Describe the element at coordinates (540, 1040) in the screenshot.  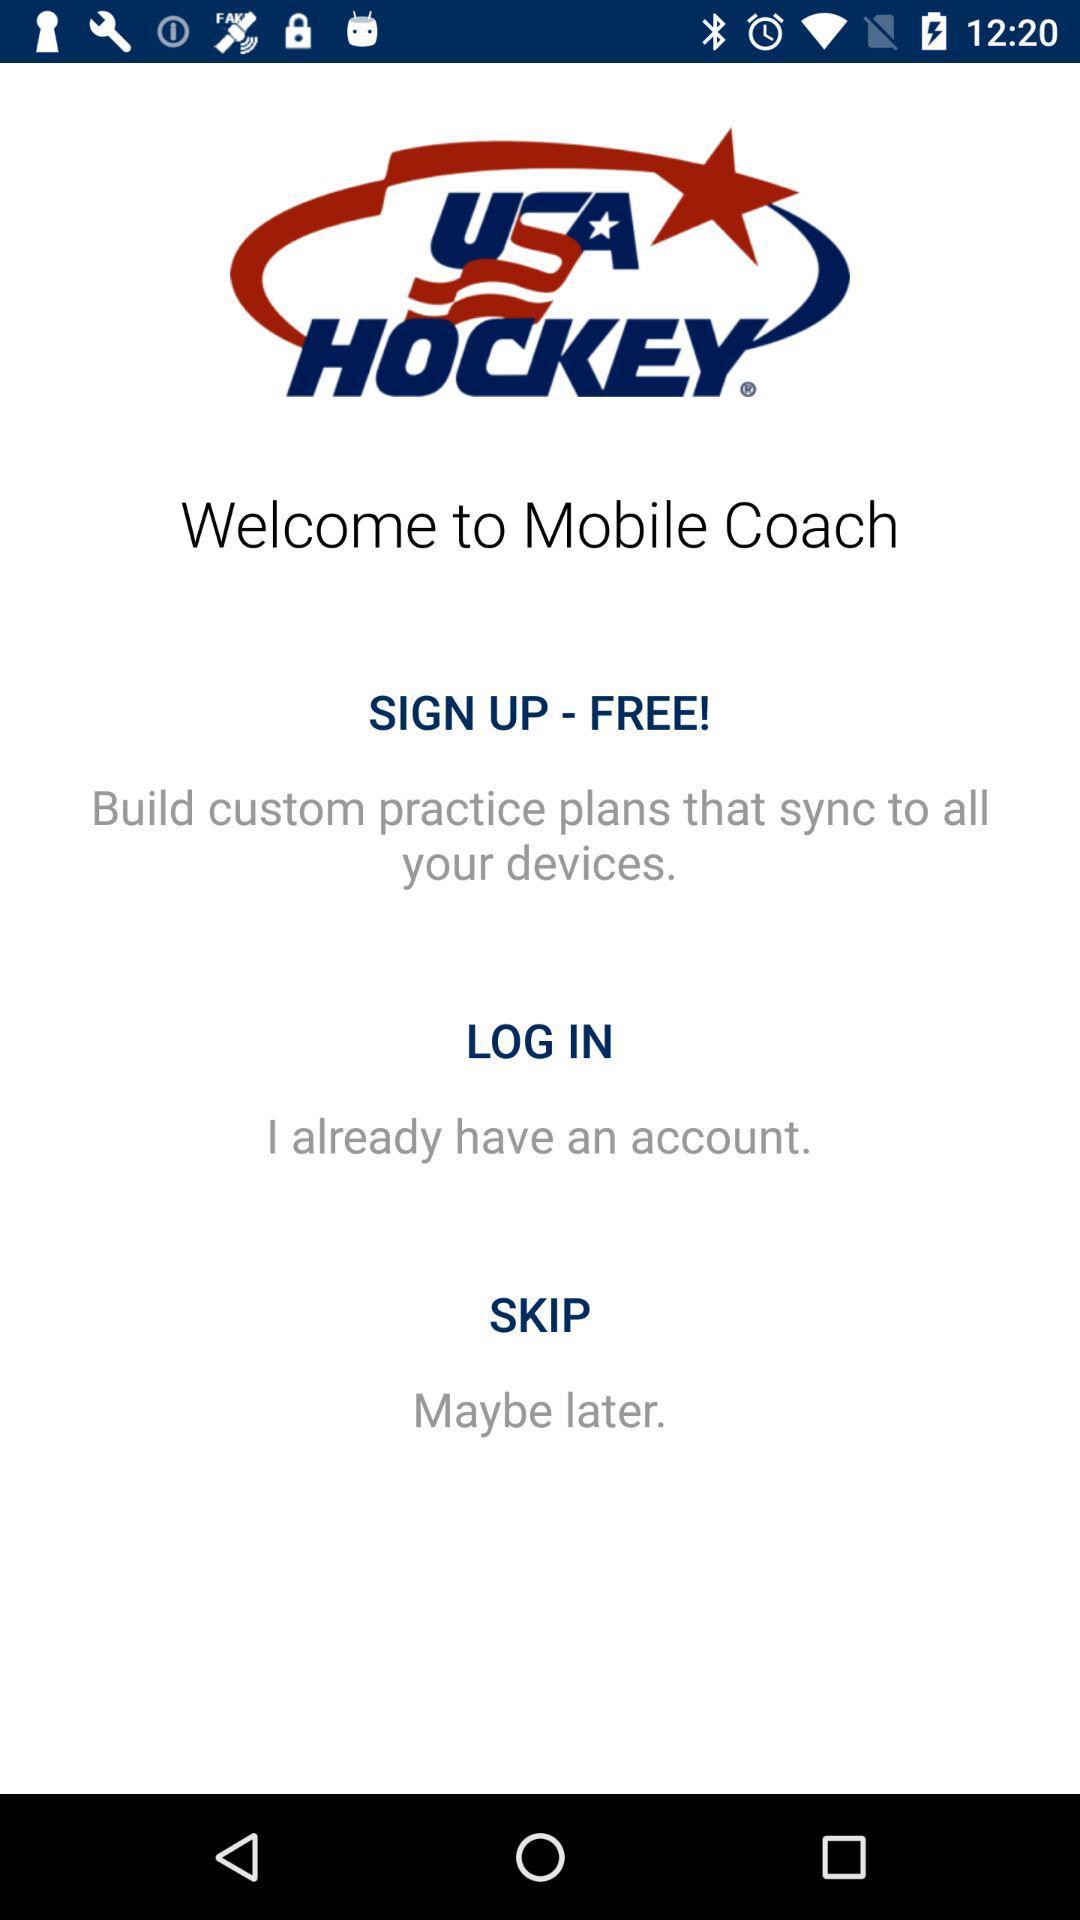
I see `item below the build custom practice item` at that location.